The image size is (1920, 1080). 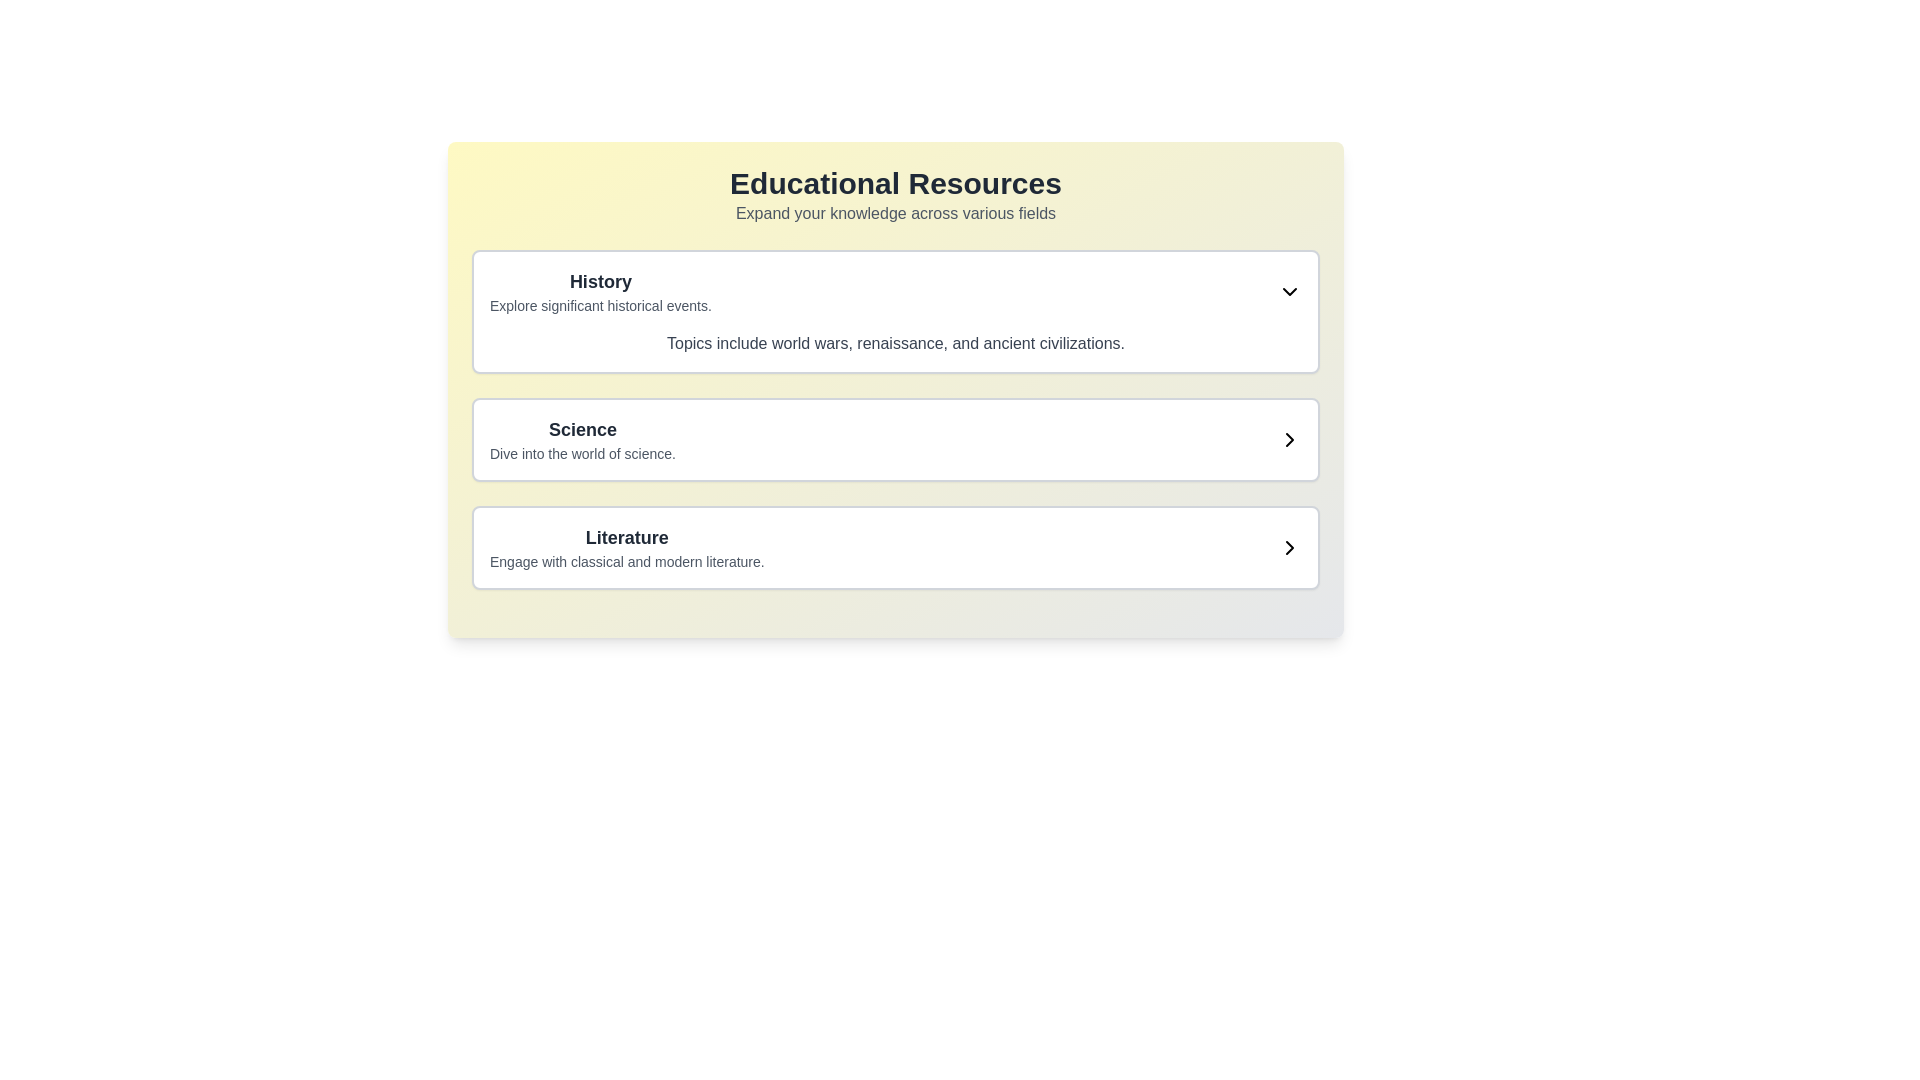 What do you see at coordinates (1290, 438) in the screenshot?
I see `the rightward-pointing chevron icon located on the right side of the 'Science' section` at bounding box center [1290, 438].